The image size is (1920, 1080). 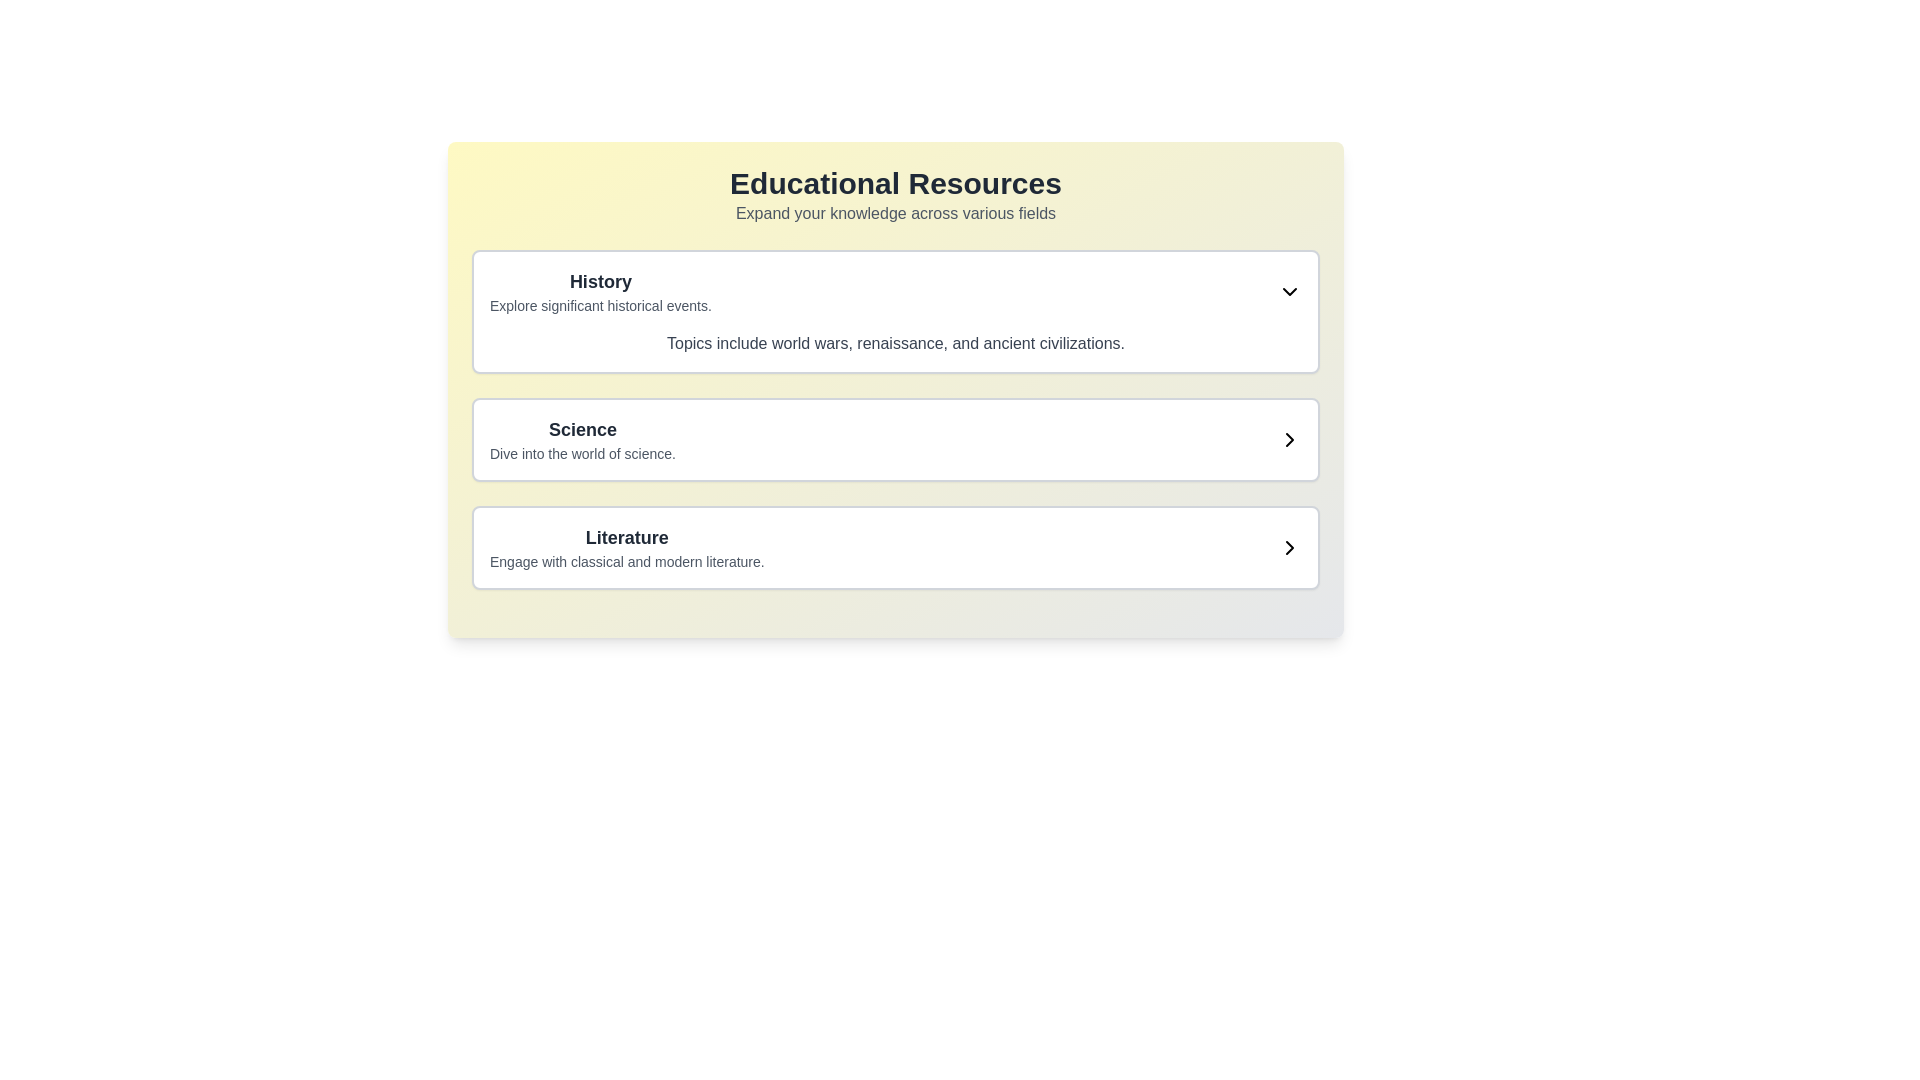 What do you see at coordinates (1290, 438) in the screenshot?
I see `the rightward-pointing chevron icon located on the right side of the 'Science' section` at bounding box center [1290, 438].